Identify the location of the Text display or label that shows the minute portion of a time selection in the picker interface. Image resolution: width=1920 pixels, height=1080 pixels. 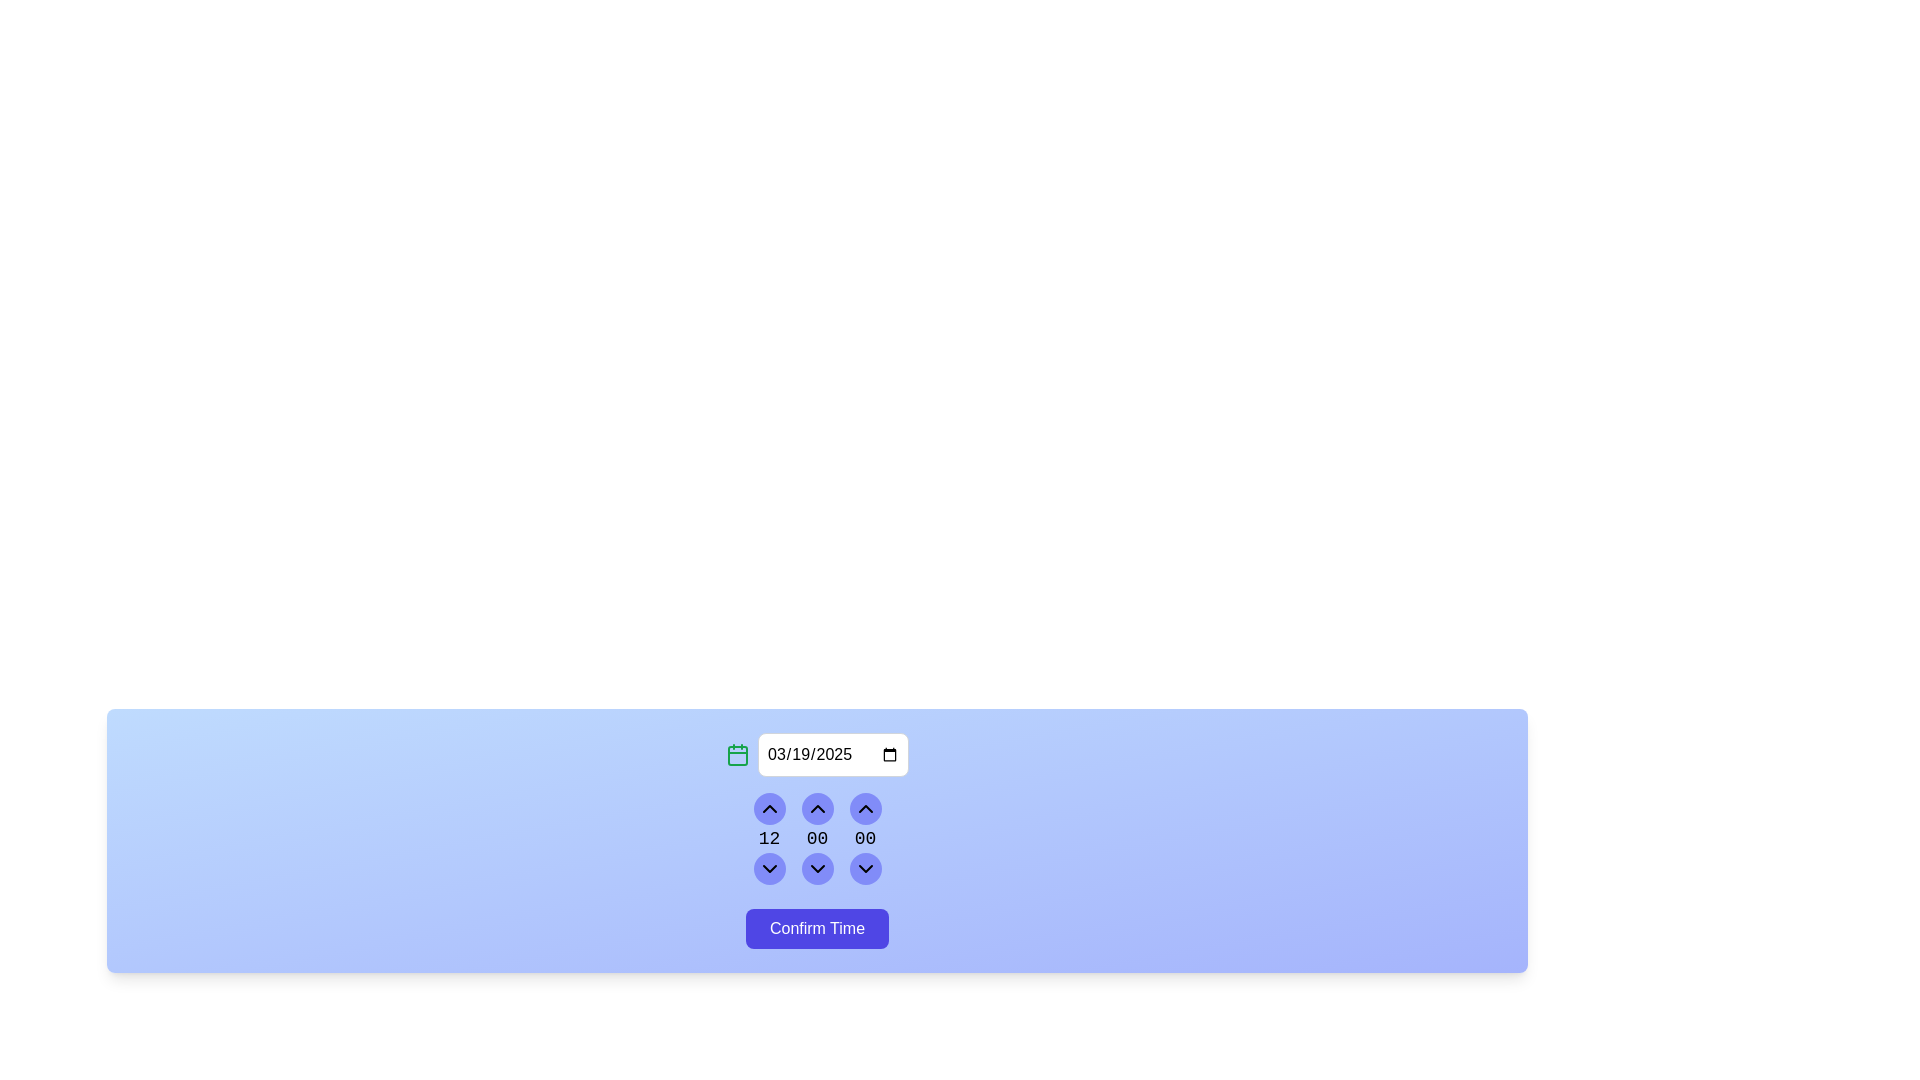
(817, 839).